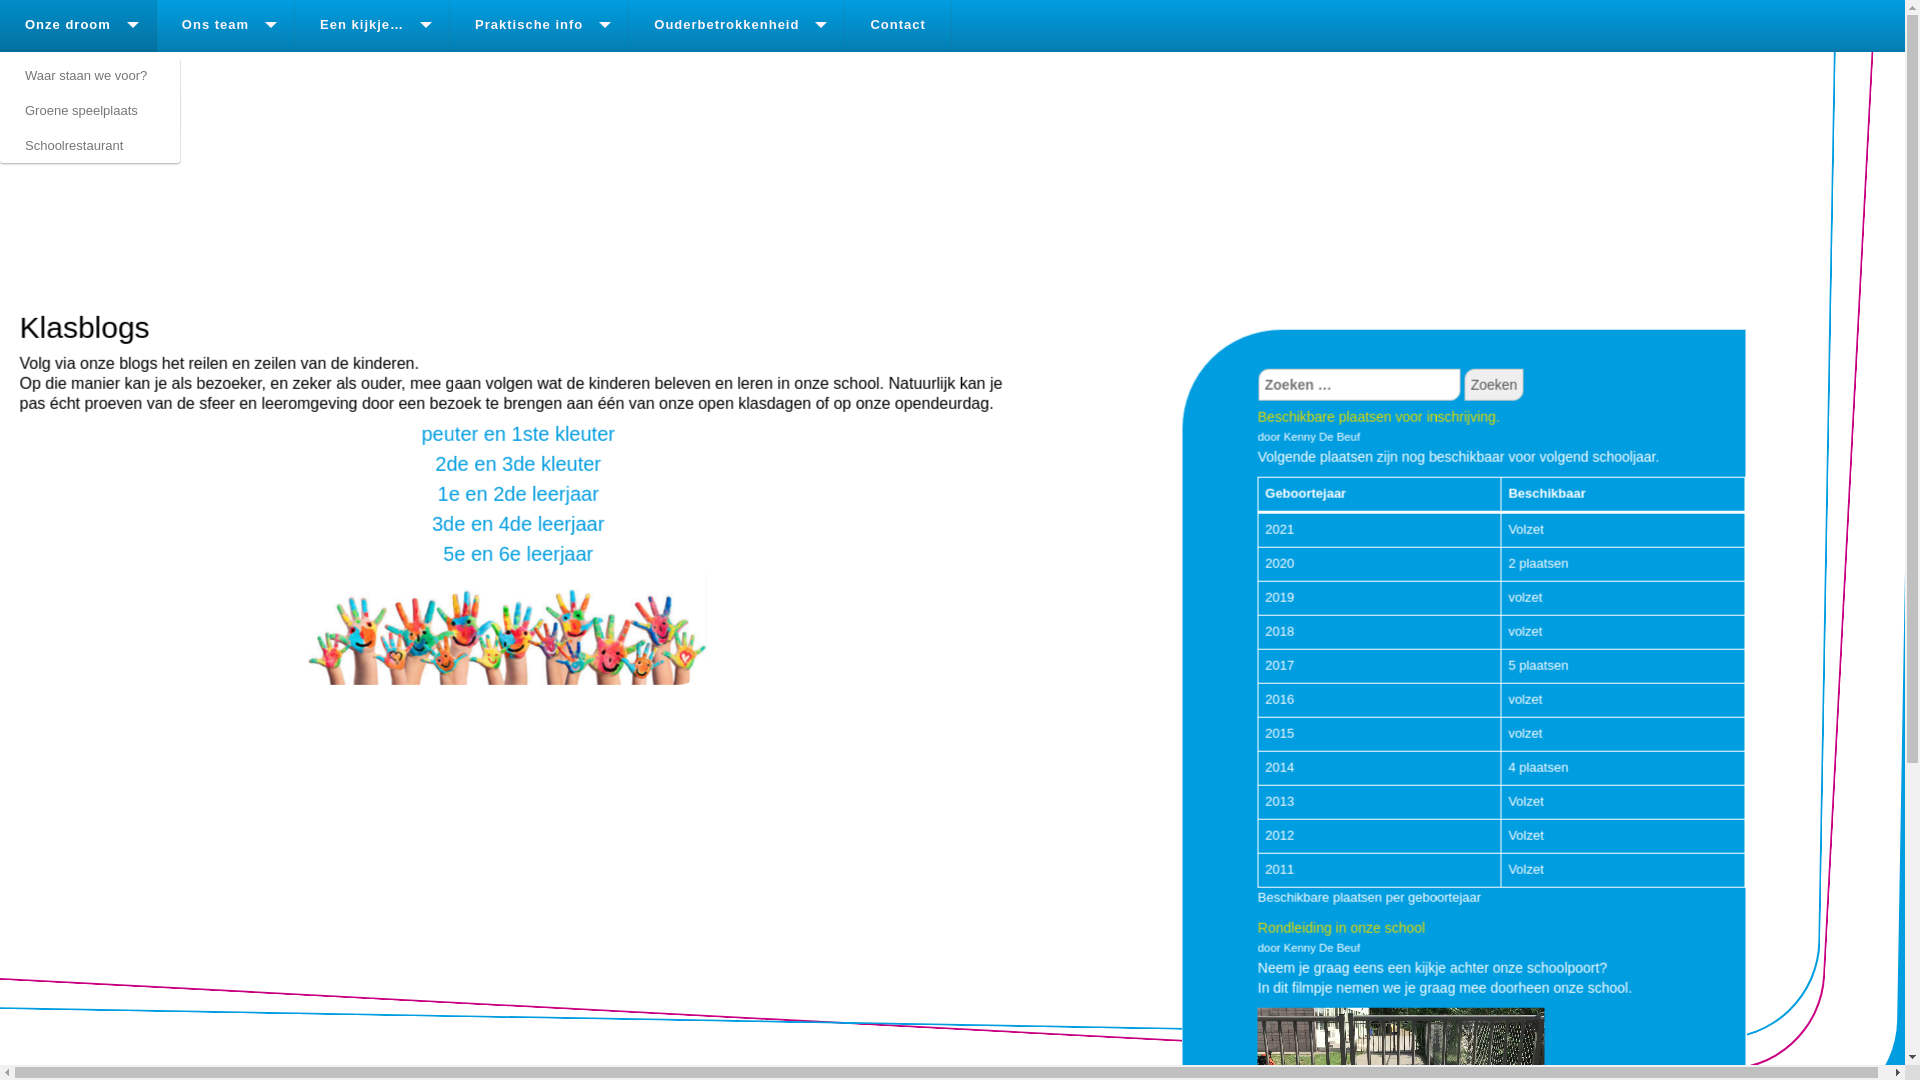 This screenshot has width=1920, height=1080. Describe the element at coordinates (1340, 926) in the screenshot. I see `'Rondleiding in onze school'` at that location.